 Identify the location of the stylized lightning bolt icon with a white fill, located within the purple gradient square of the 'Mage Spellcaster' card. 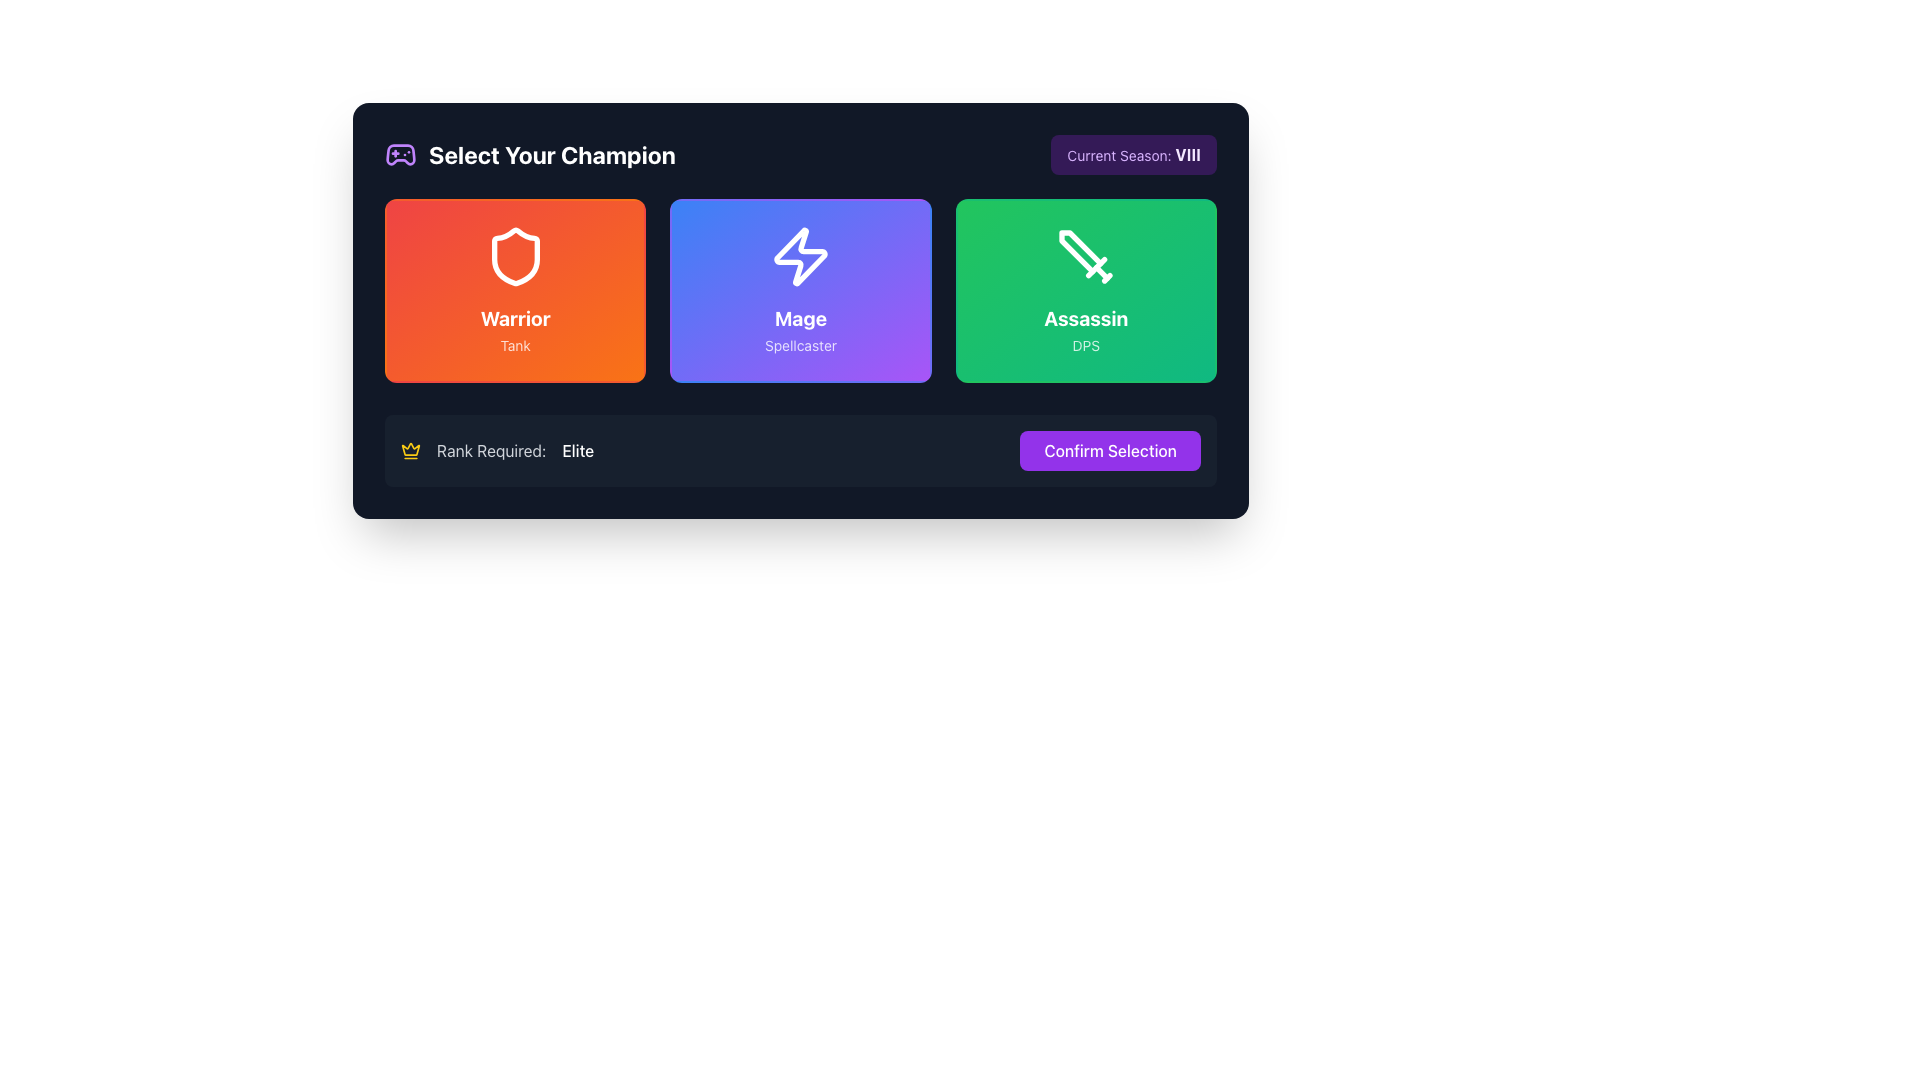
(801, 256).